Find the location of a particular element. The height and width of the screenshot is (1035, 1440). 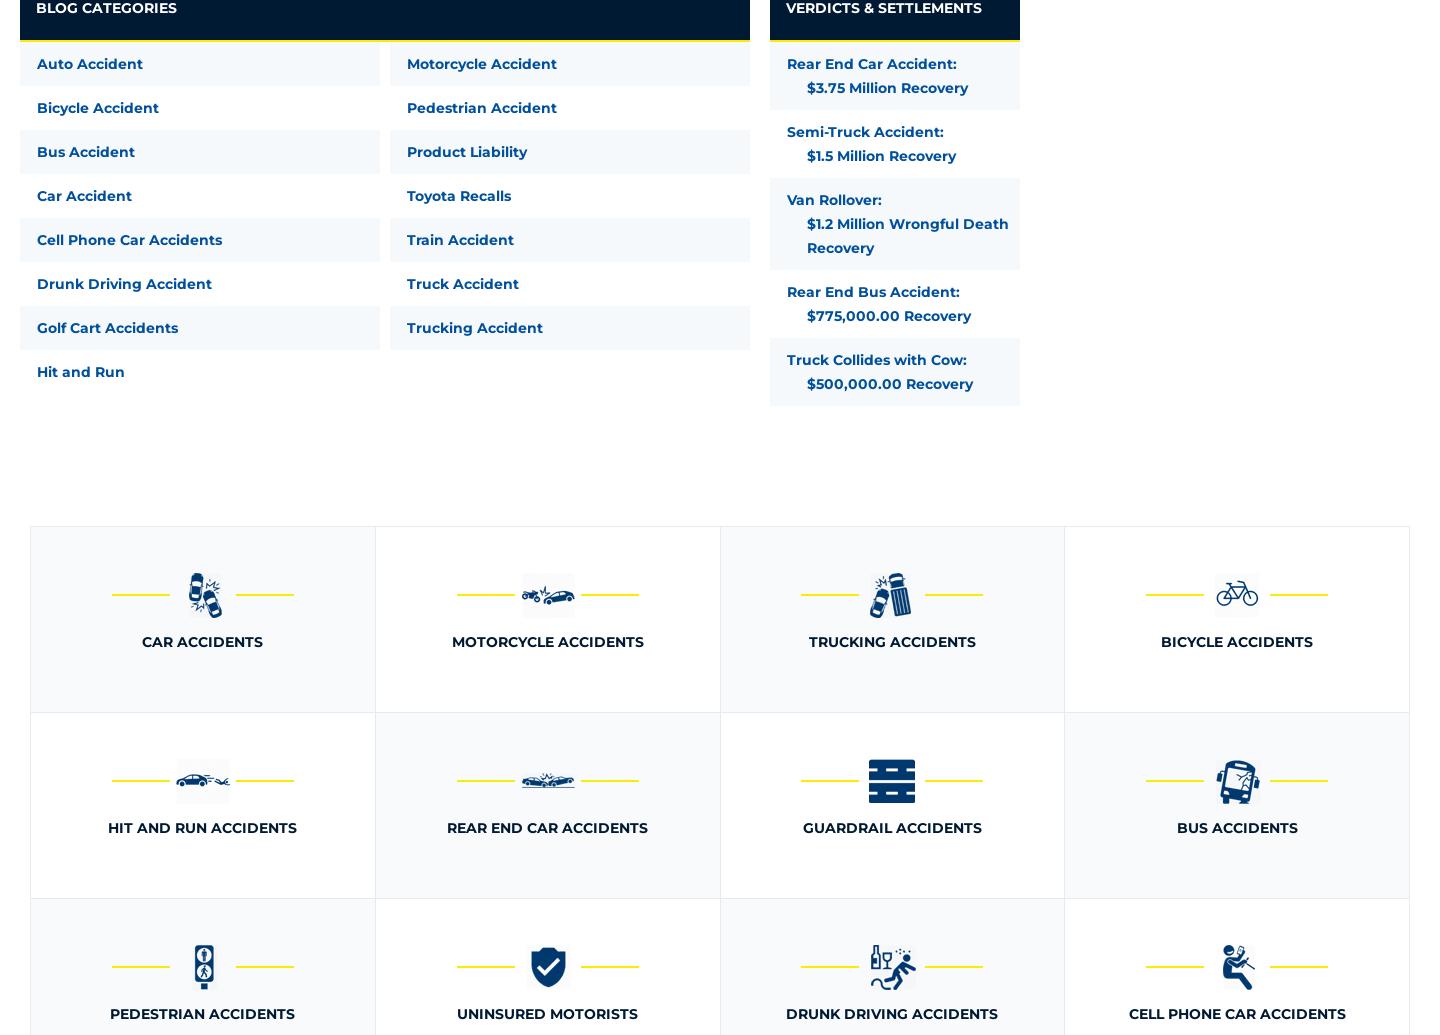

'Pedestrian Accidents' is located at coordinates (202, 1012).